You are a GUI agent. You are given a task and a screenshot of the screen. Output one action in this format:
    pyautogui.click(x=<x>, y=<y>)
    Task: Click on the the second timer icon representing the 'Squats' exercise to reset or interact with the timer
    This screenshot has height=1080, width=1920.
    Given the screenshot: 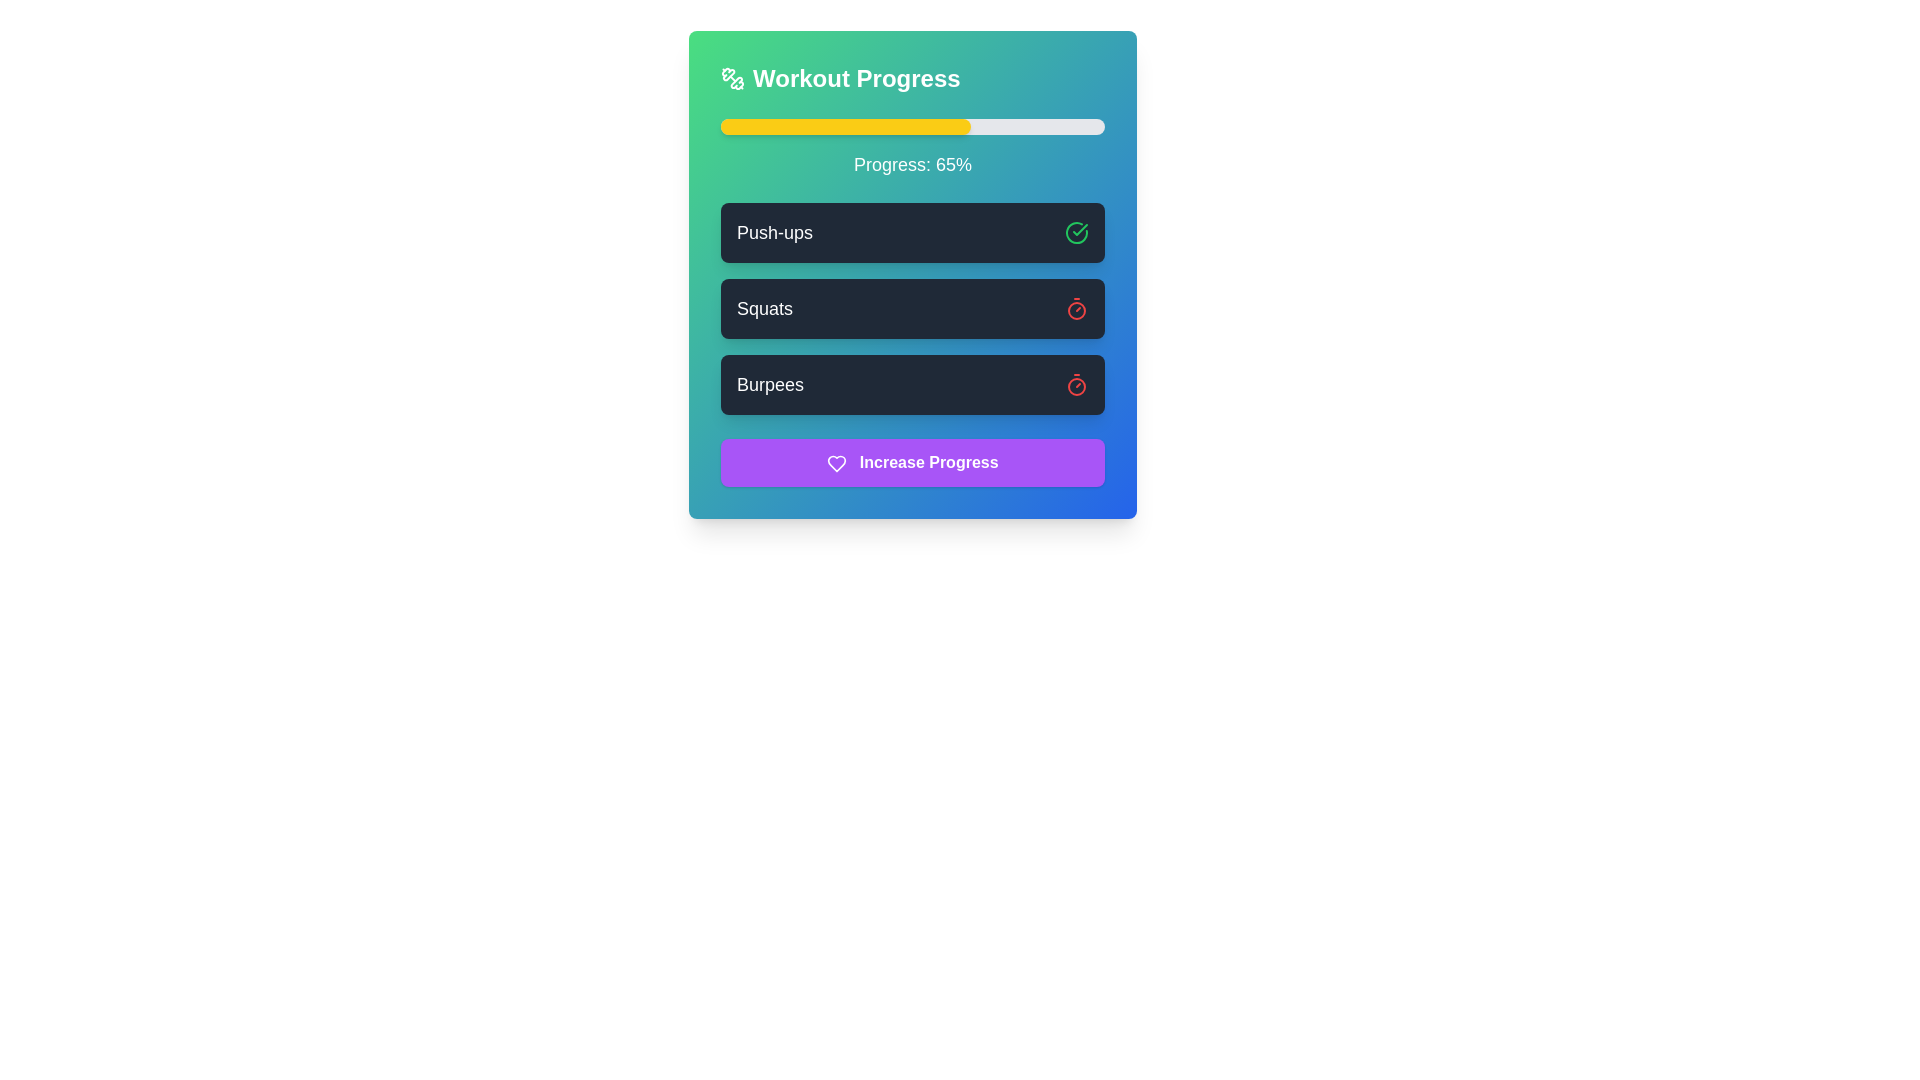 What is the action you would take?
    pyautogui.click(x=1075, y=308)
    